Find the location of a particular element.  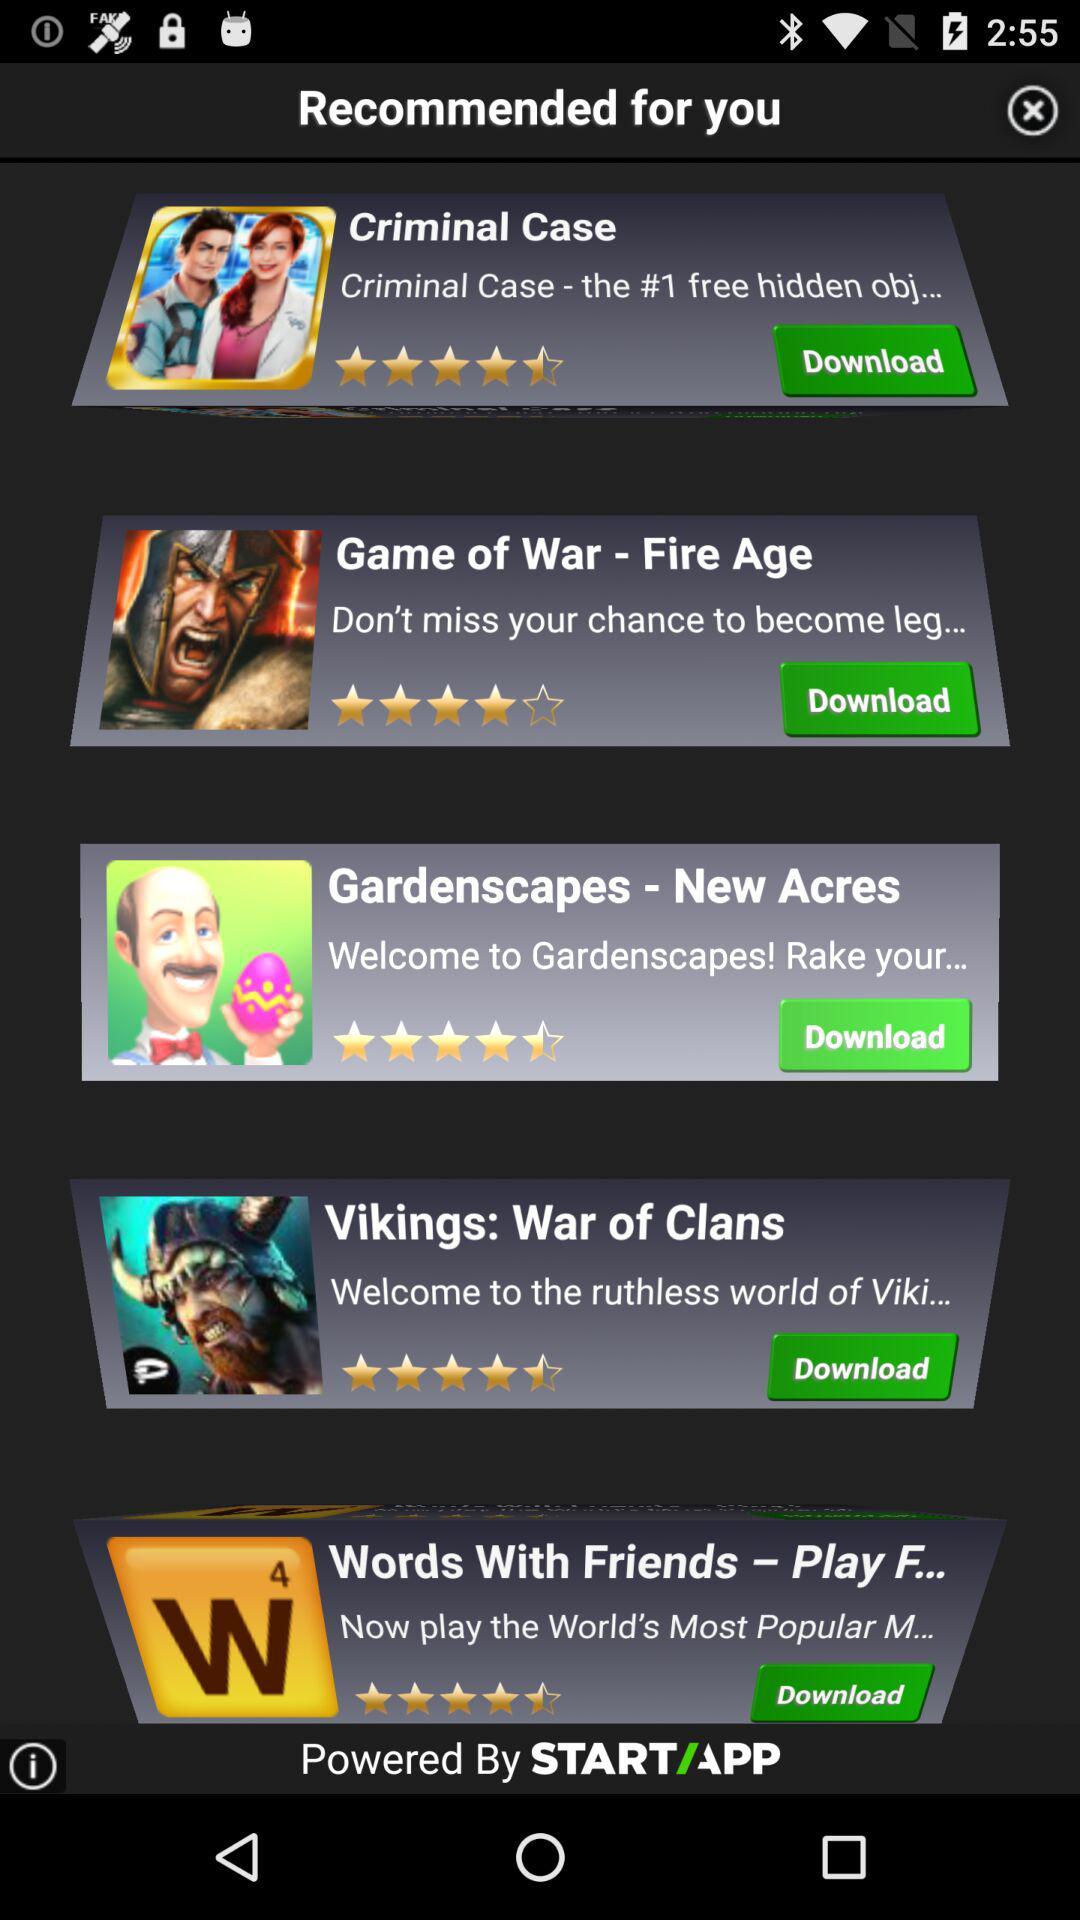

the close icon is located at coordinates (1032, 117).